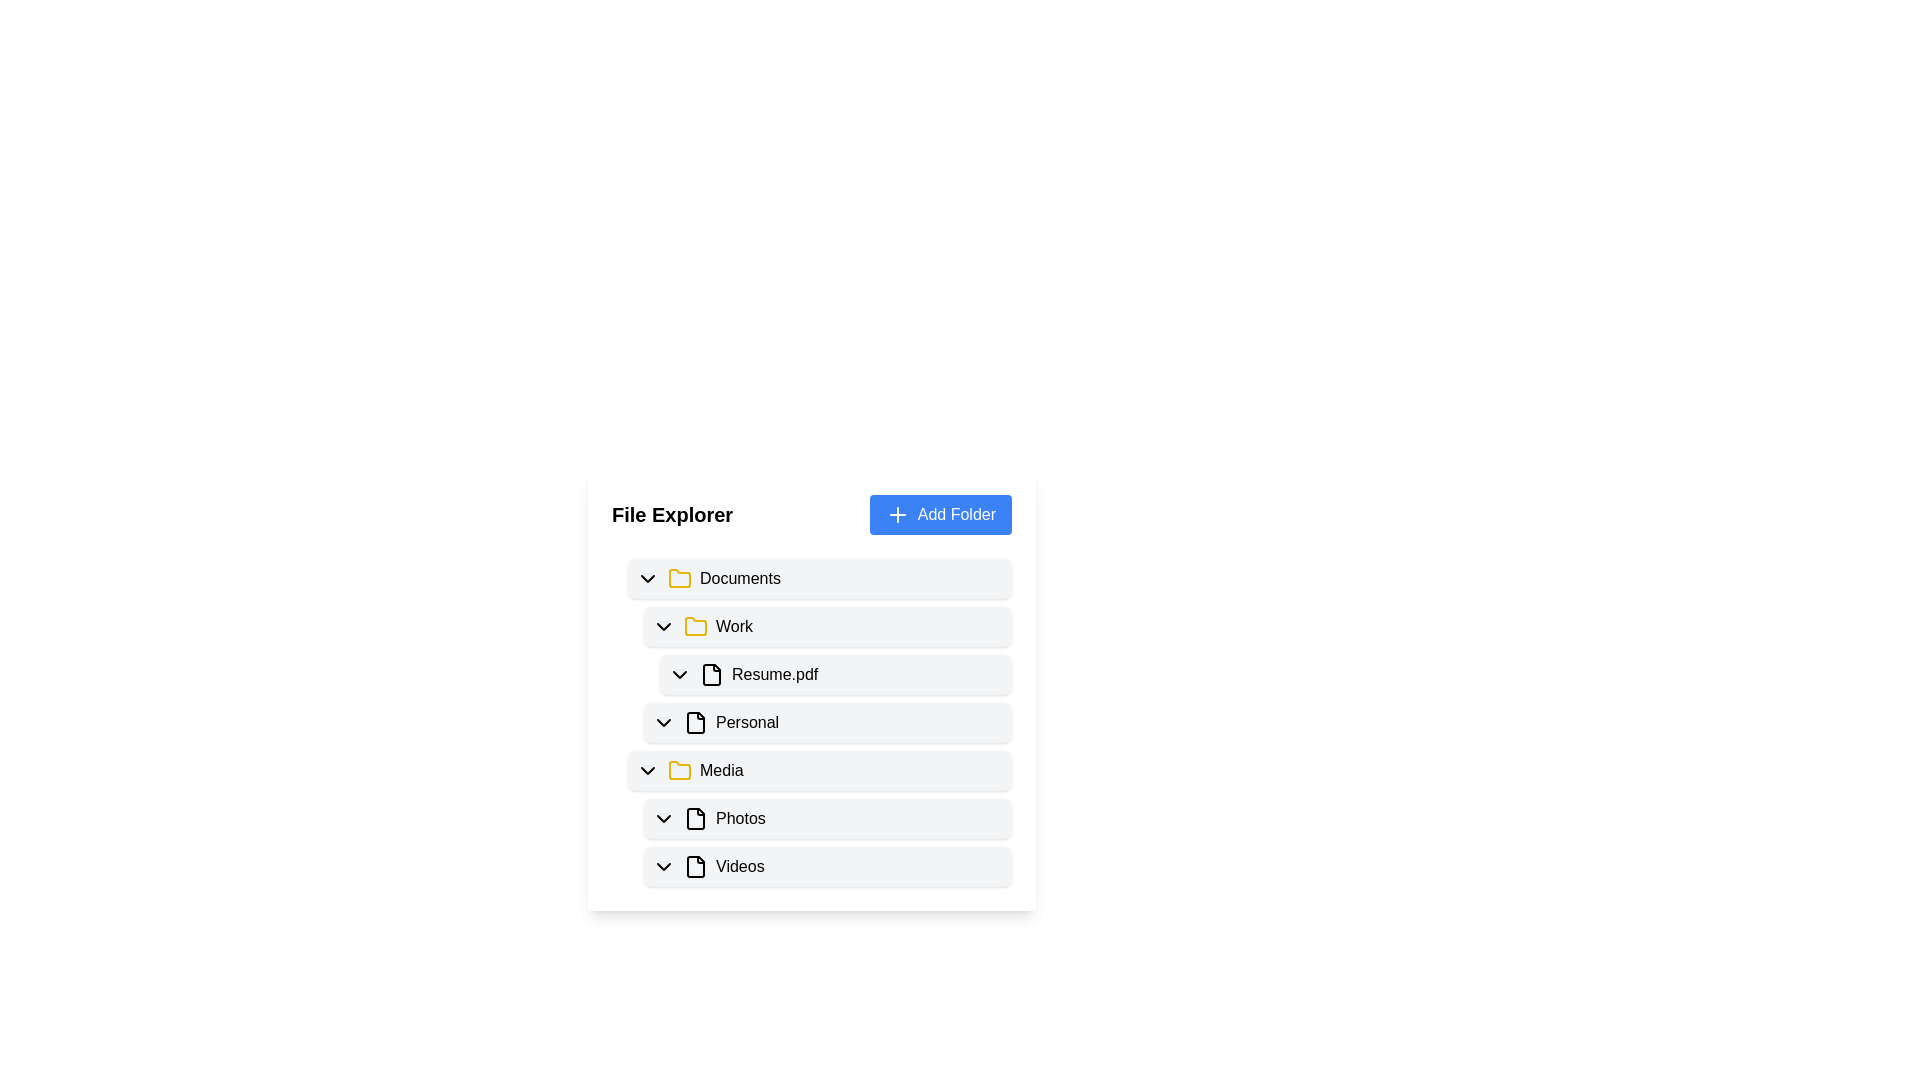  Describe the element at coordinates (811, 689) in the screenshot. I see `the list item representing the file named 'Resume.pdf' in the file explorer` at that location.